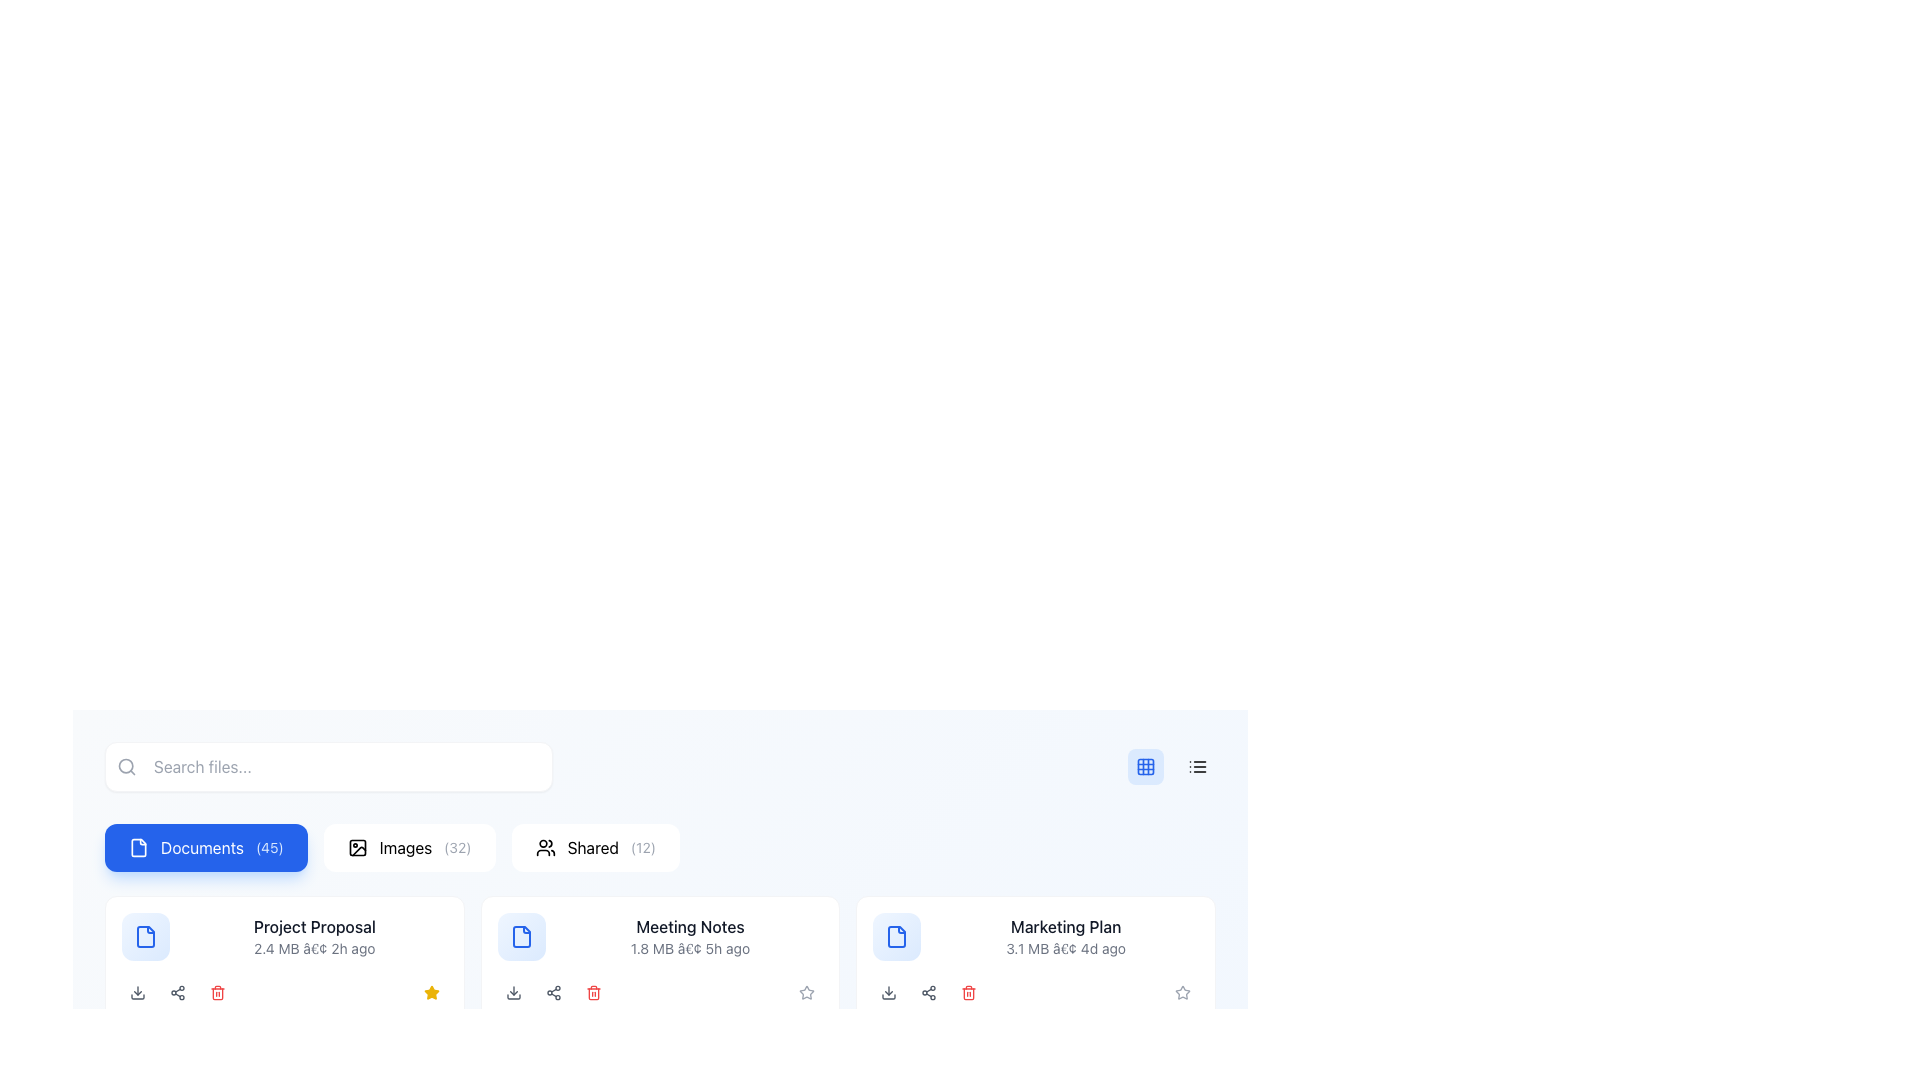  What do you see at coordinates (137, 992) in the screenshot?
I see `the download button located beneath the 'Project Proposal' file item` at bounding box center [137, 992].